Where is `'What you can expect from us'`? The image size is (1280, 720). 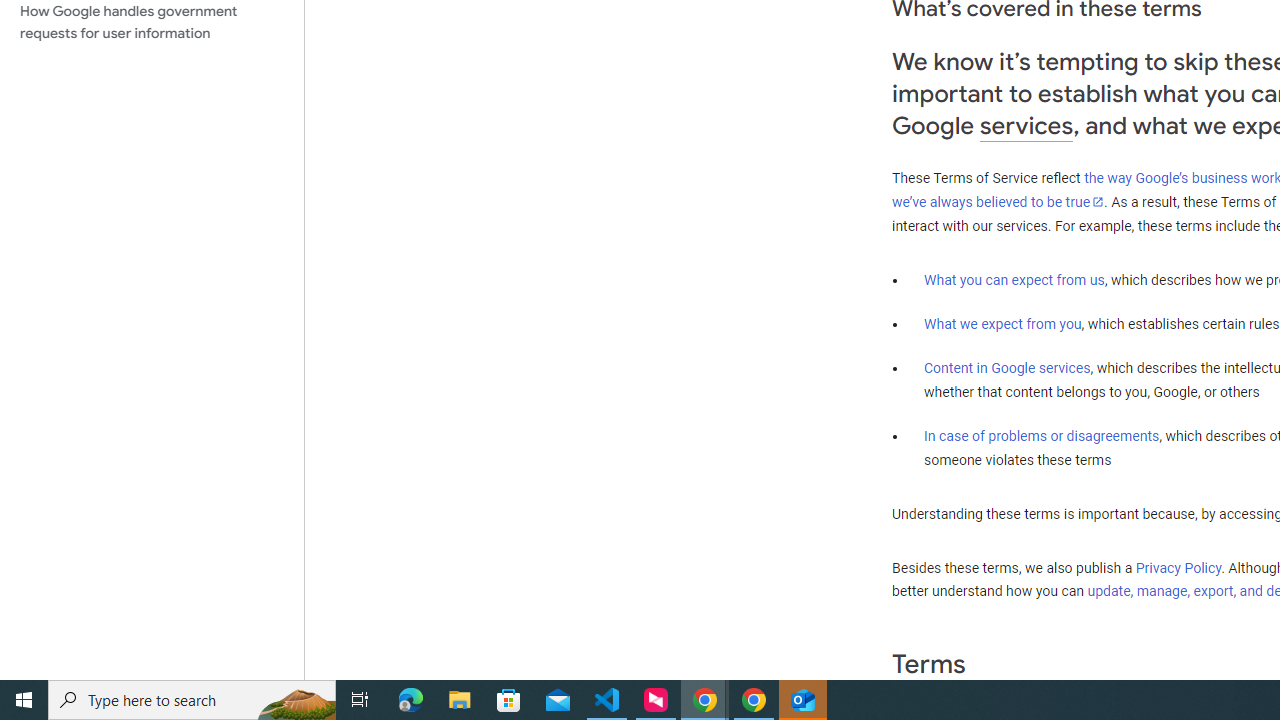 'What you can expect from us' is located at coordinates (1014, 279).